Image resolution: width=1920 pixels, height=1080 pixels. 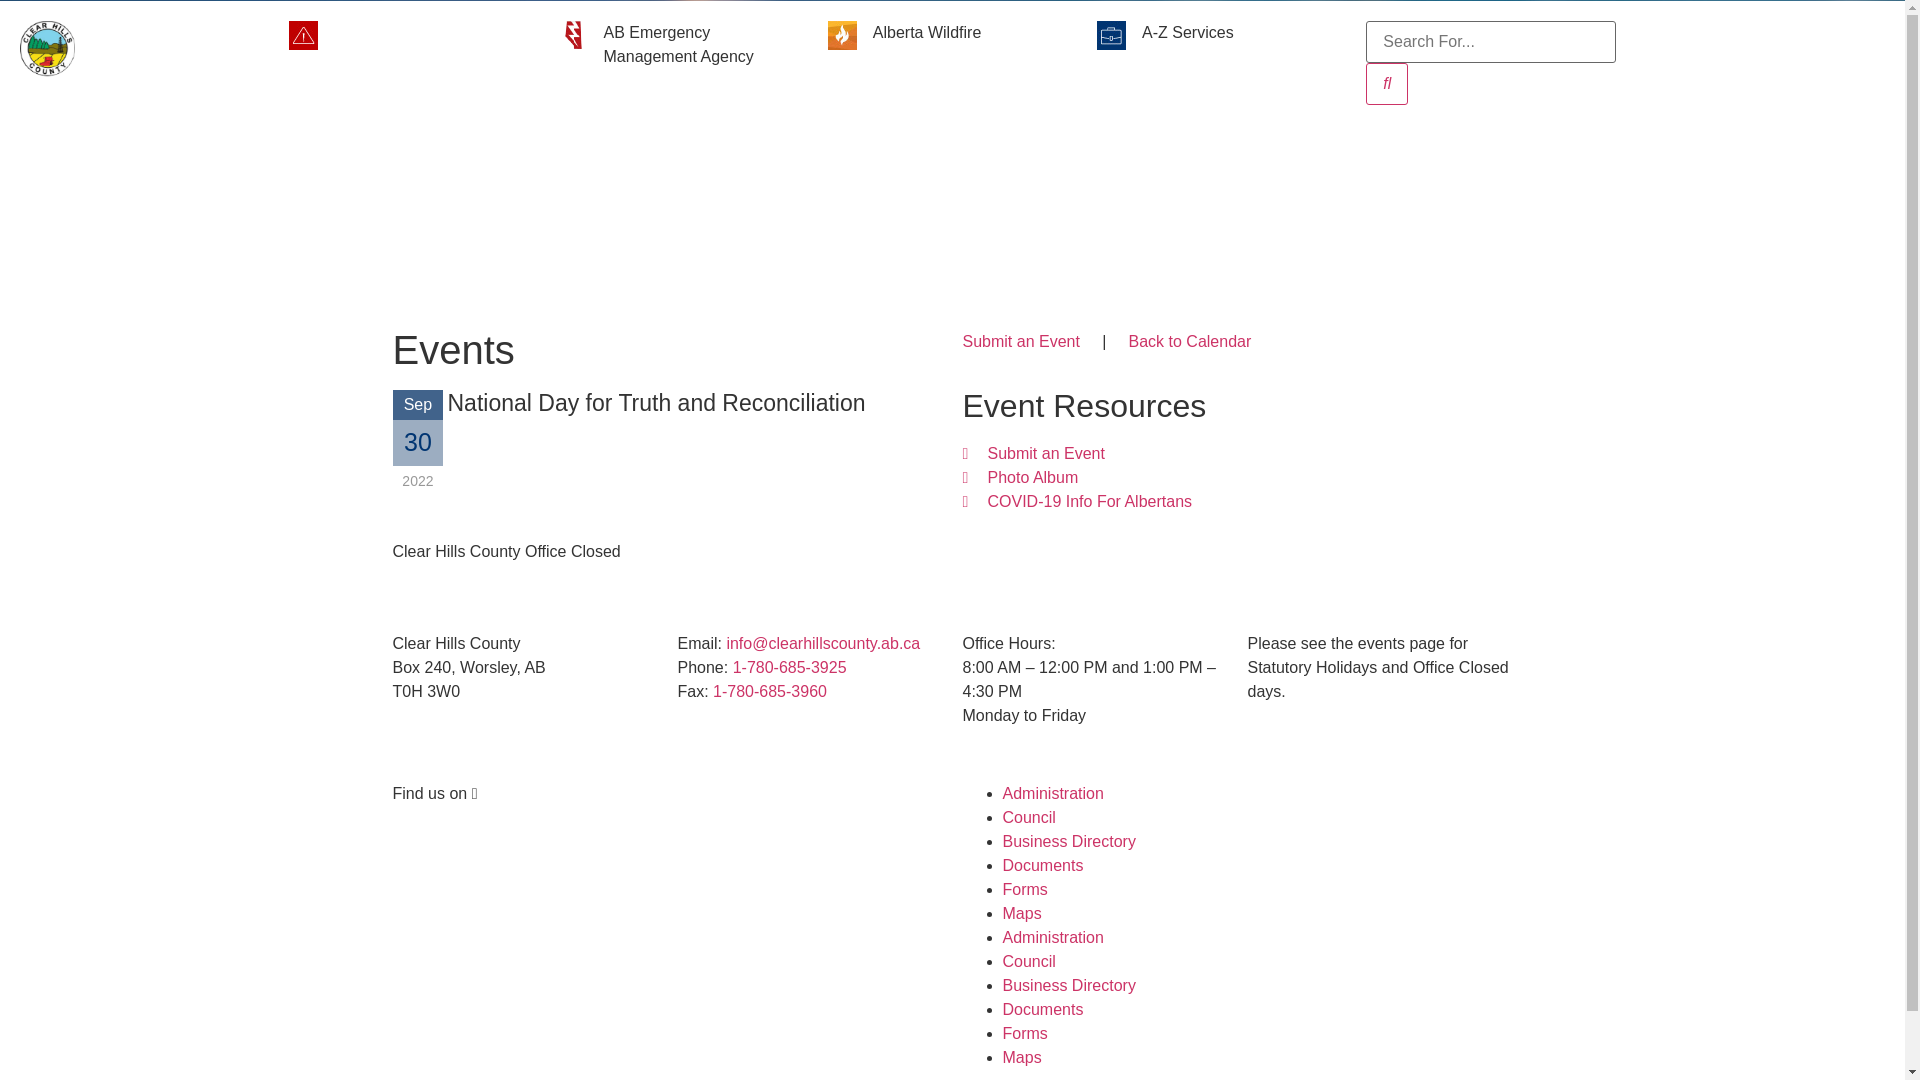 I want to click on 'info@clearhillscounty.ab.ca', so click(x=822, y=643).